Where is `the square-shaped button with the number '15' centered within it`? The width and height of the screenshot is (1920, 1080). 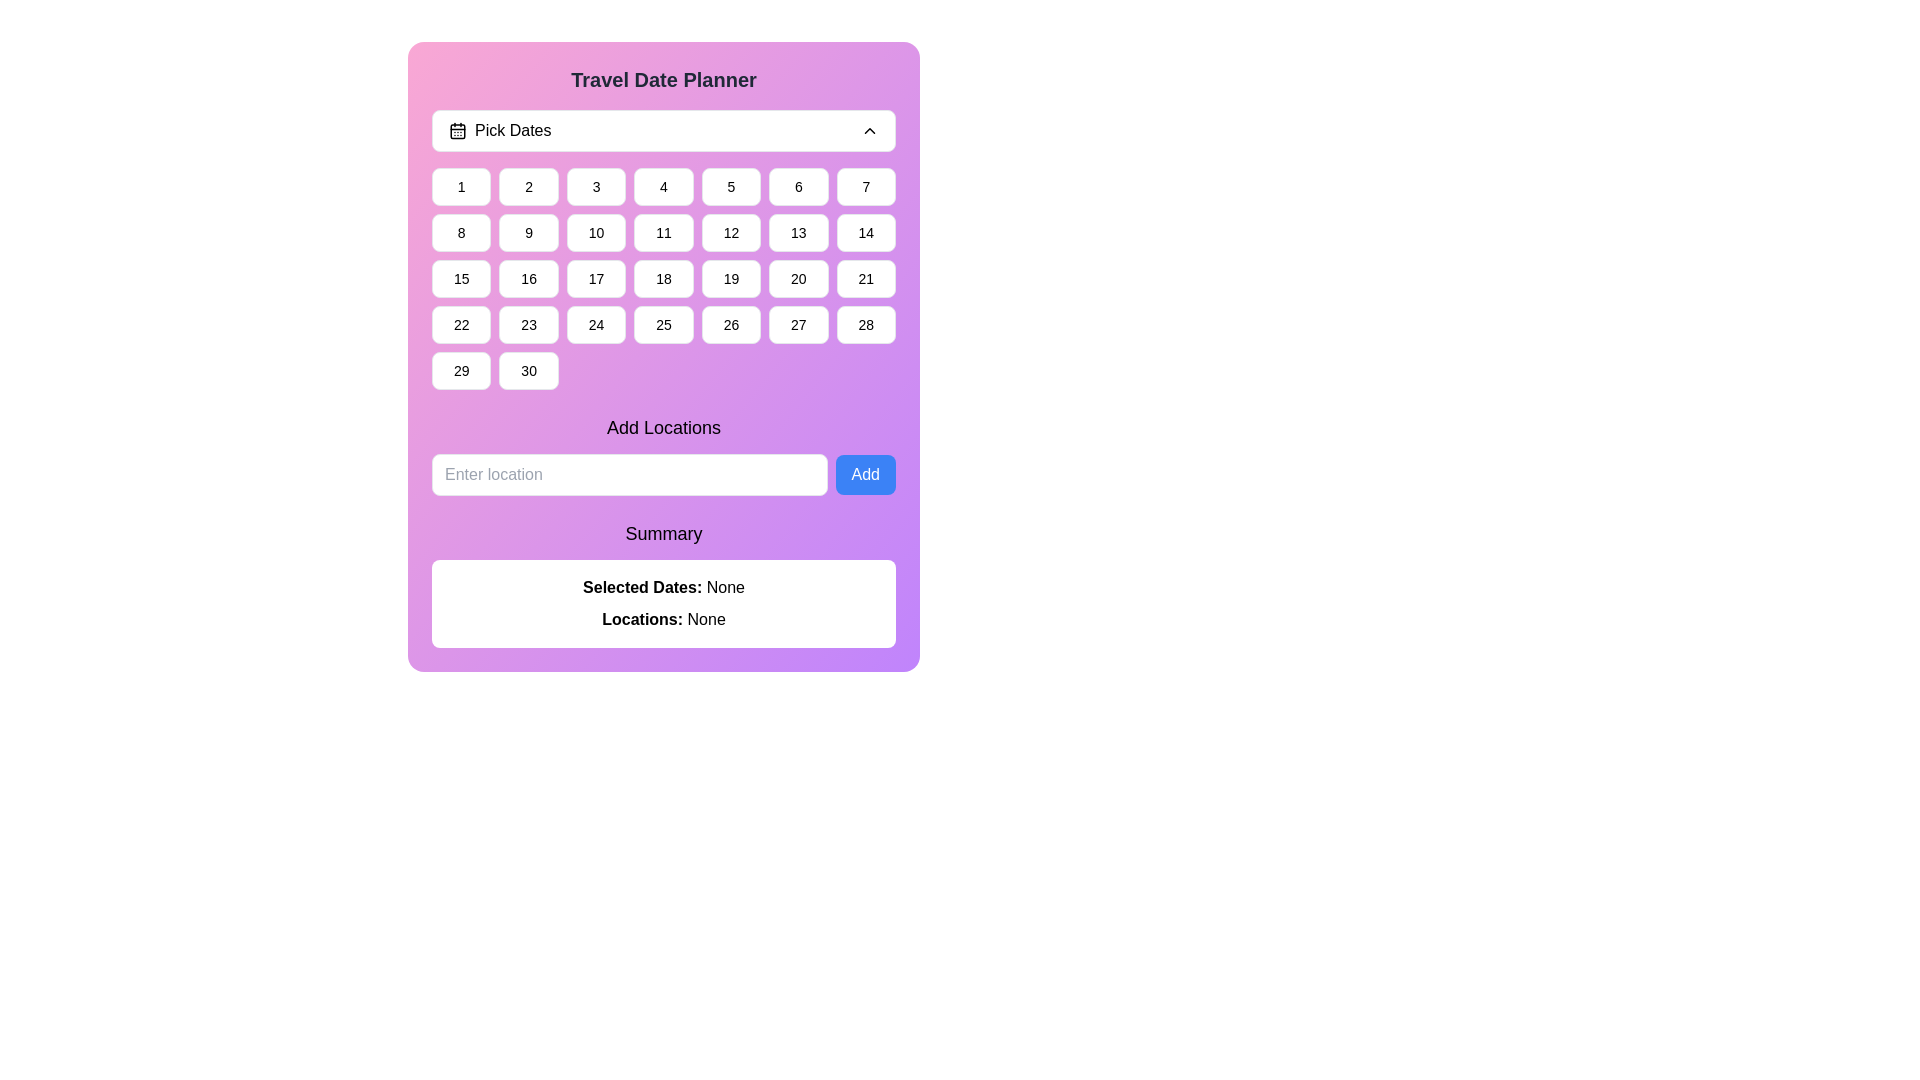 the square-shaped button with the number '15' centered within it is located at coordinates (460, 278).